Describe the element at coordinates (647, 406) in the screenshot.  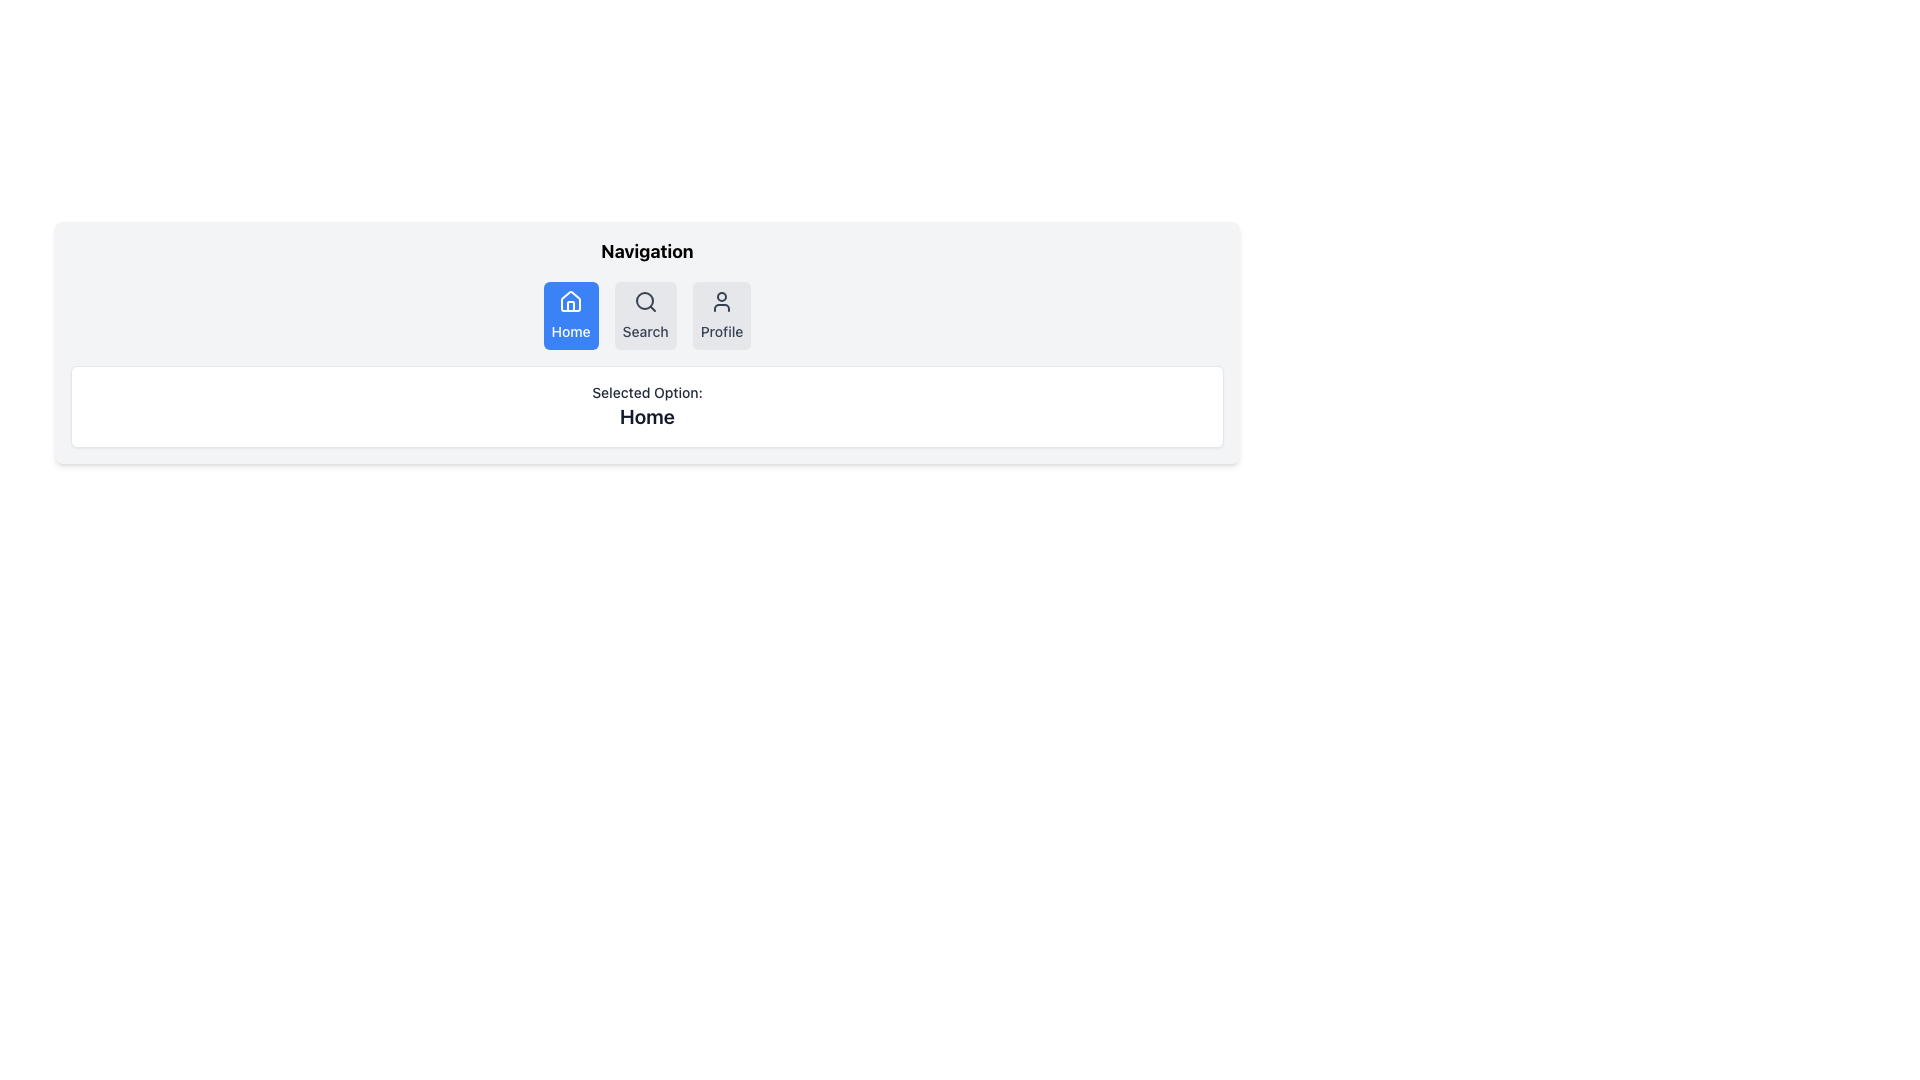
I see `the Text Display Box that indicates the currently selected navigation option, located beneath the navigation bar` at that location.